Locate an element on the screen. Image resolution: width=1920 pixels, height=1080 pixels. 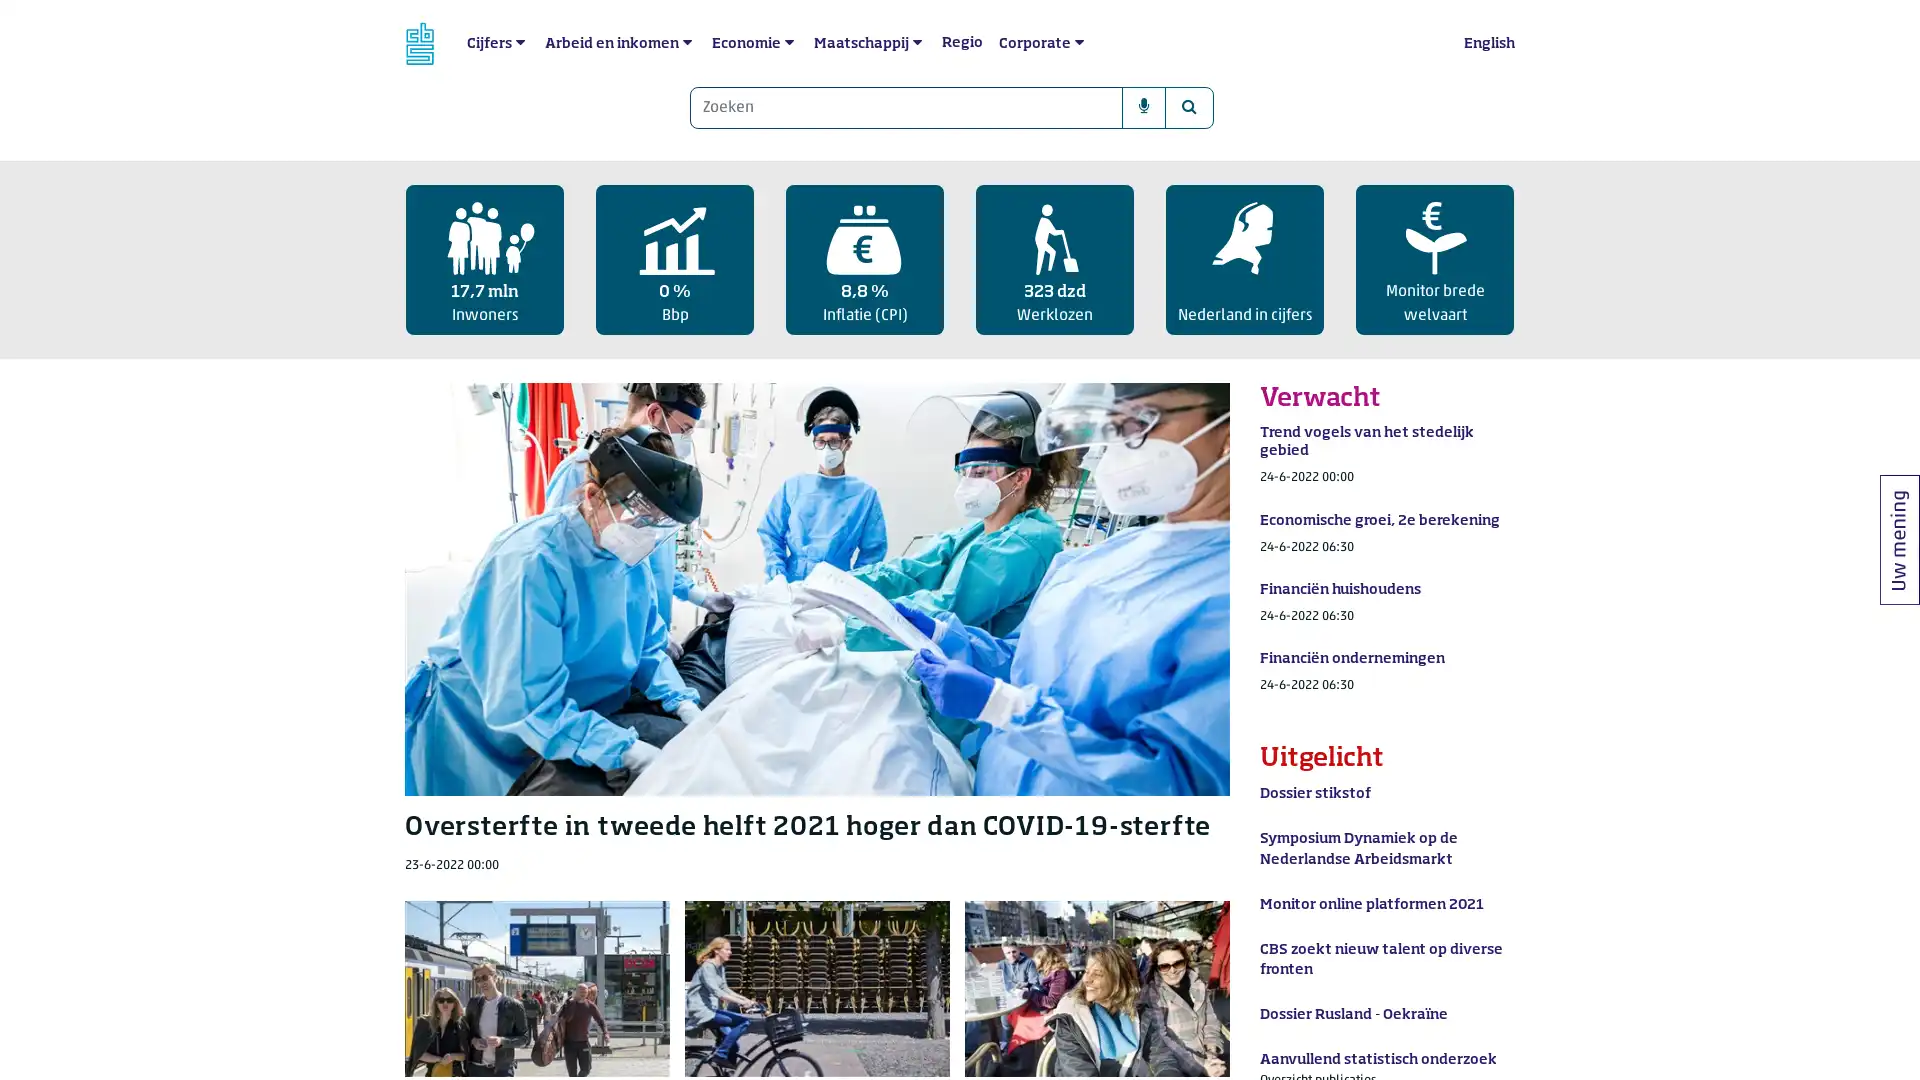
submenu Arbeid en inkomen is located at coordinates (687, 42).